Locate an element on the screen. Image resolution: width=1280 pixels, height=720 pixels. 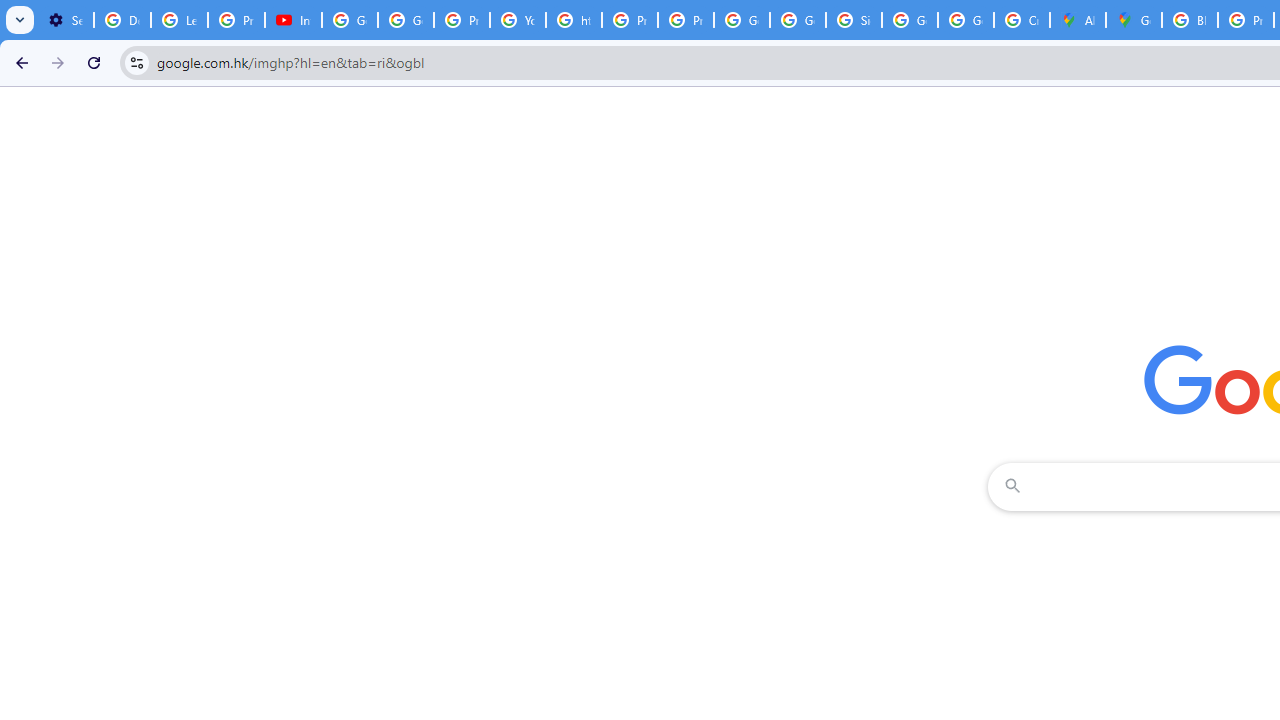
'Blogger Policies and Guidelines - Transparency Center' is located at coordinates (1190, 20).